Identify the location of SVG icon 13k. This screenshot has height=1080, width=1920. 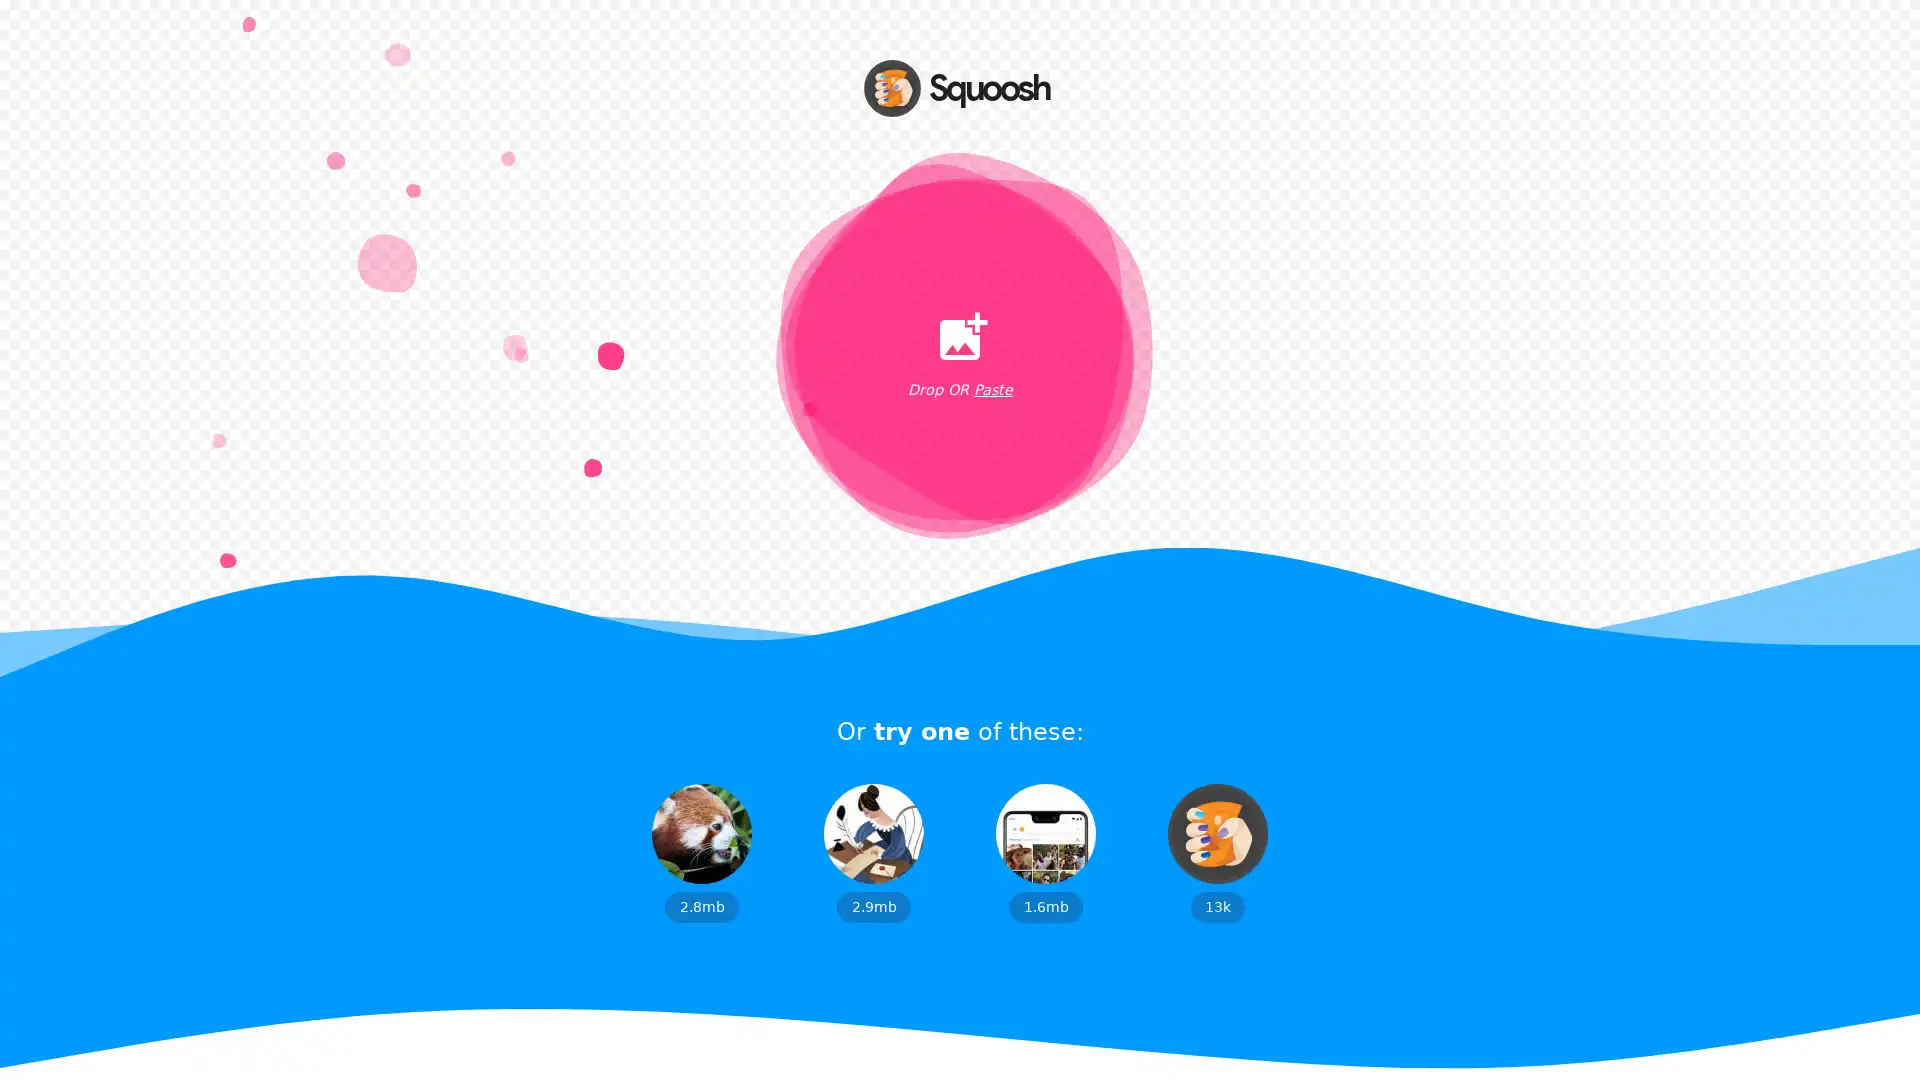
(1217, 852).